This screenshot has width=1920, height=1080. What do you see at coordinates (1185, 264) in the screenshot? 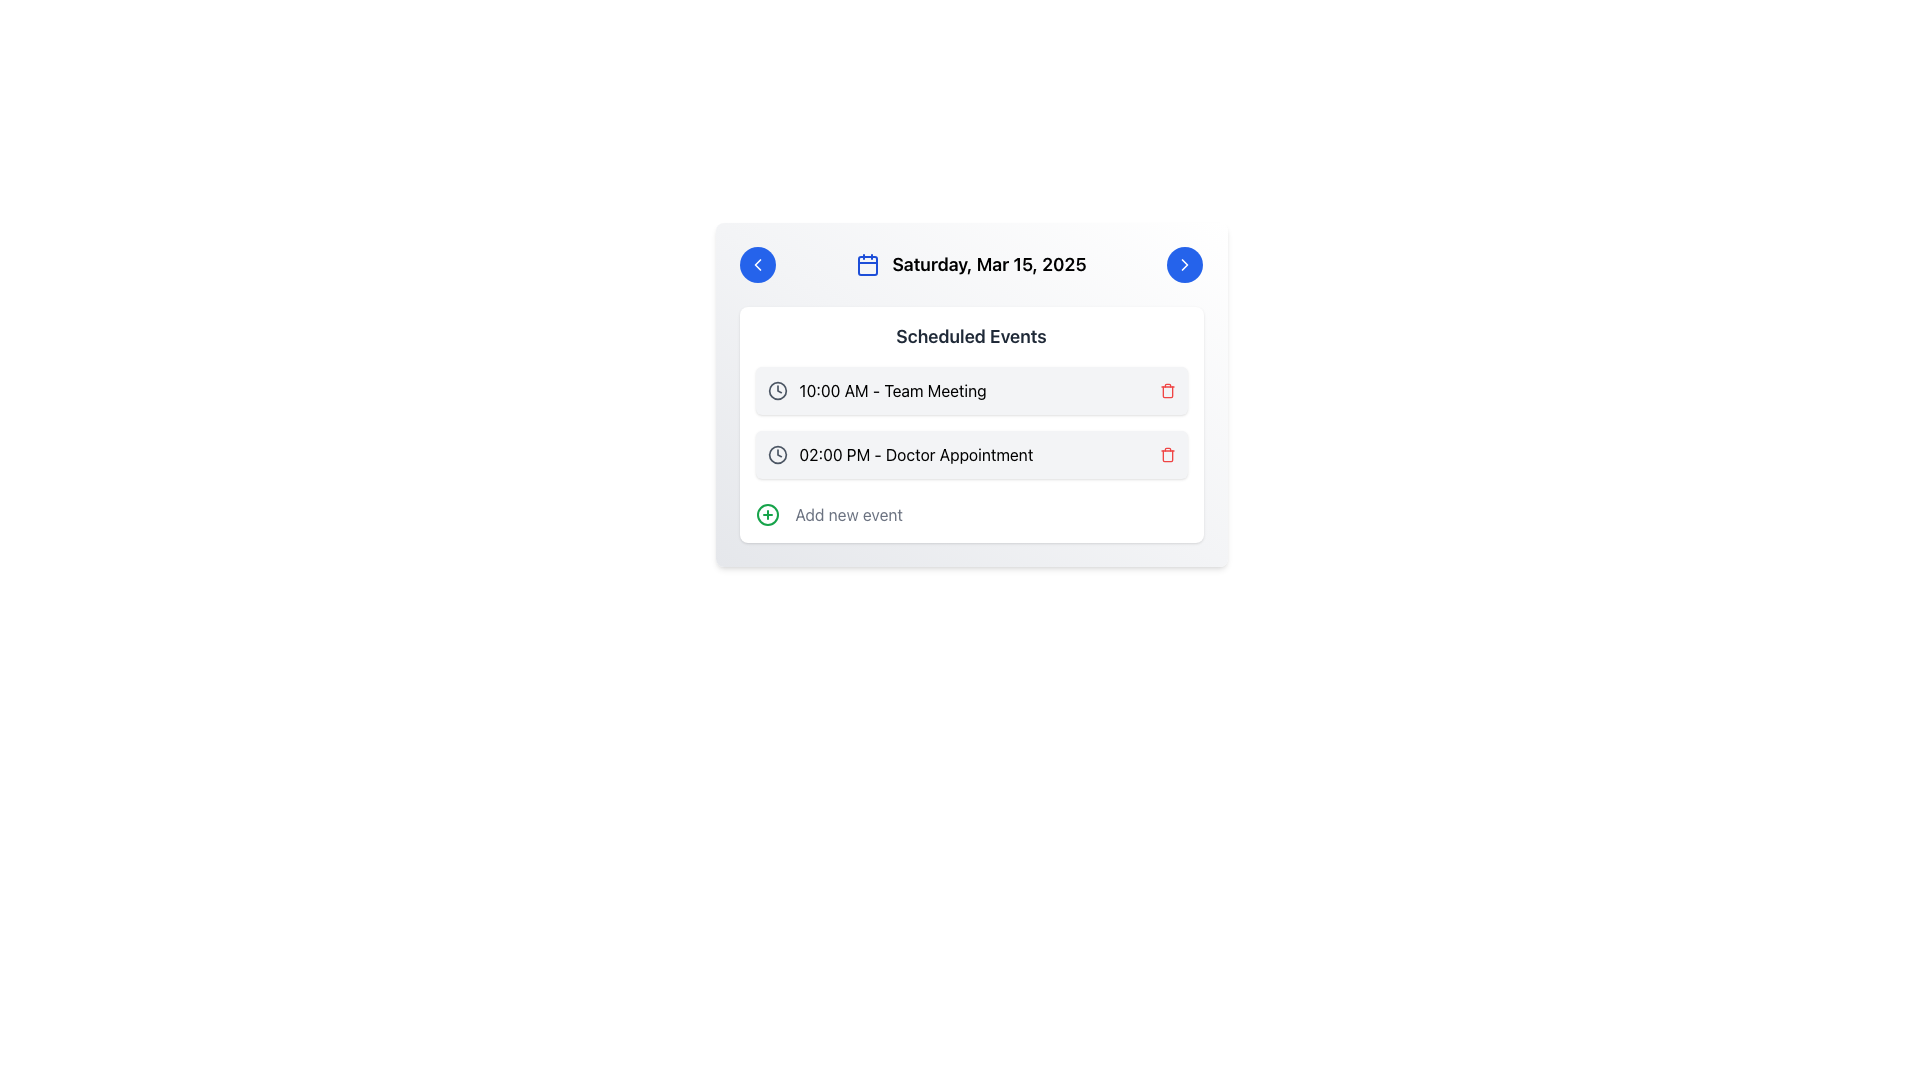
I see `the chevron icon embedded in the blue circular button located in the top-right corner of the card component` at bounding box center [1185, 264].